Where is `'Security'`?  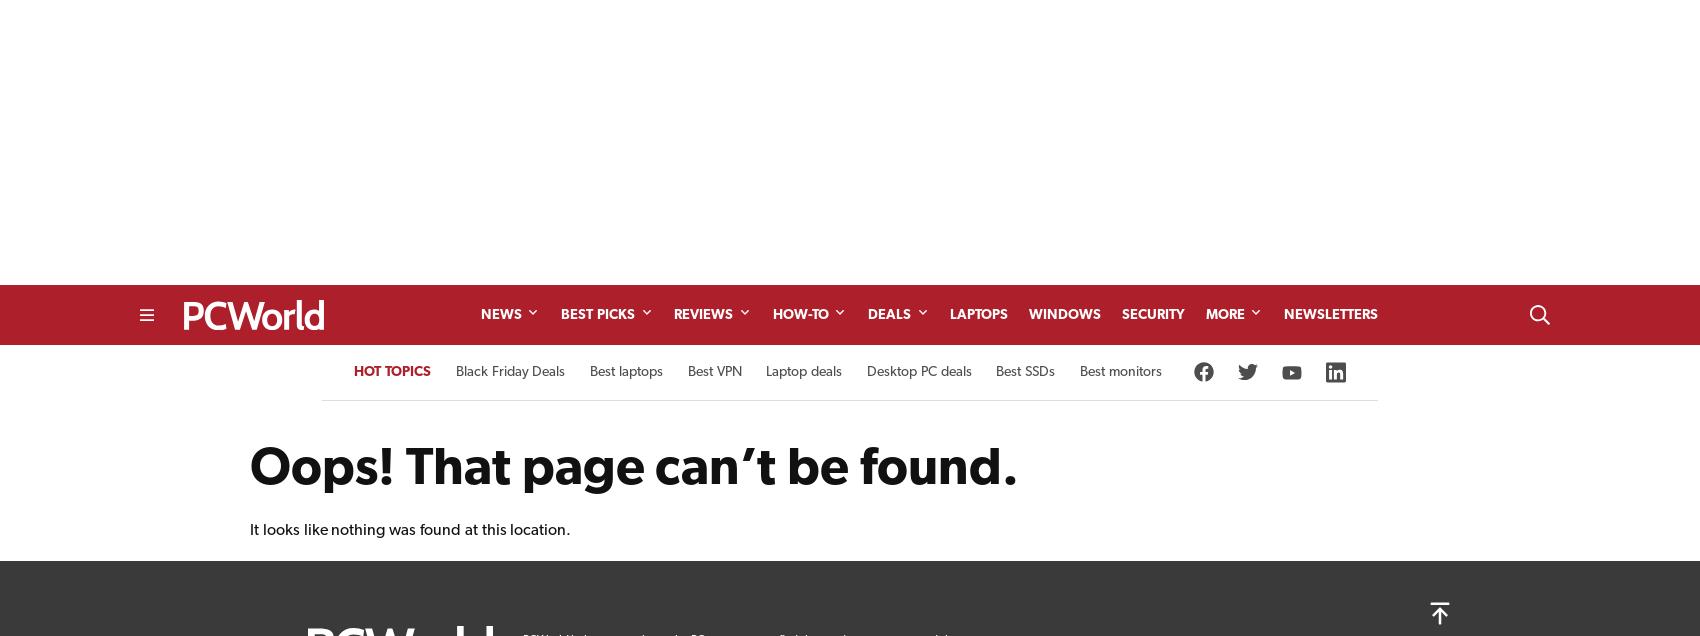
'Security' is located at coordinates (1152, 314).